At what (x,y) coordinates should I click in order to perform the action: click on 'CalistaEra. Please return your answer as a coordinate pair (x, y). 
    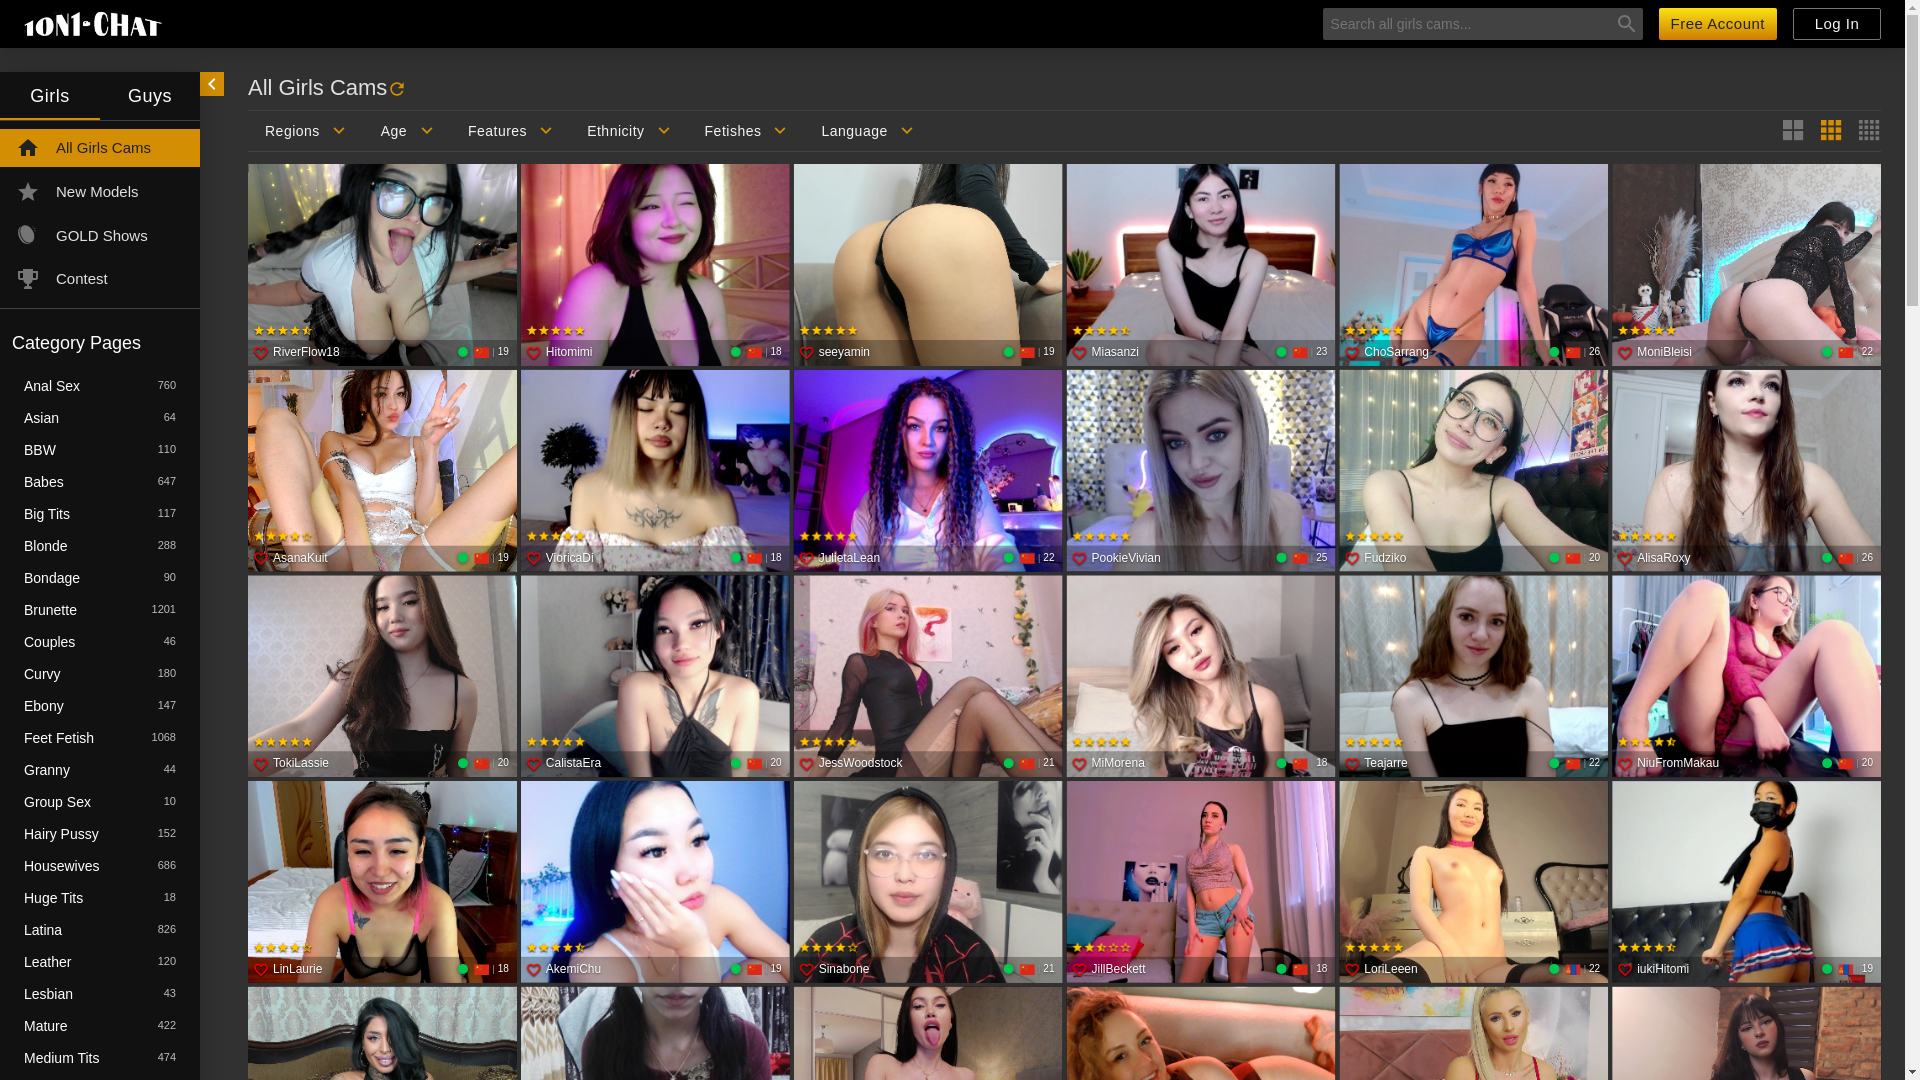
    Looking at the image, I should click on (655, 676).